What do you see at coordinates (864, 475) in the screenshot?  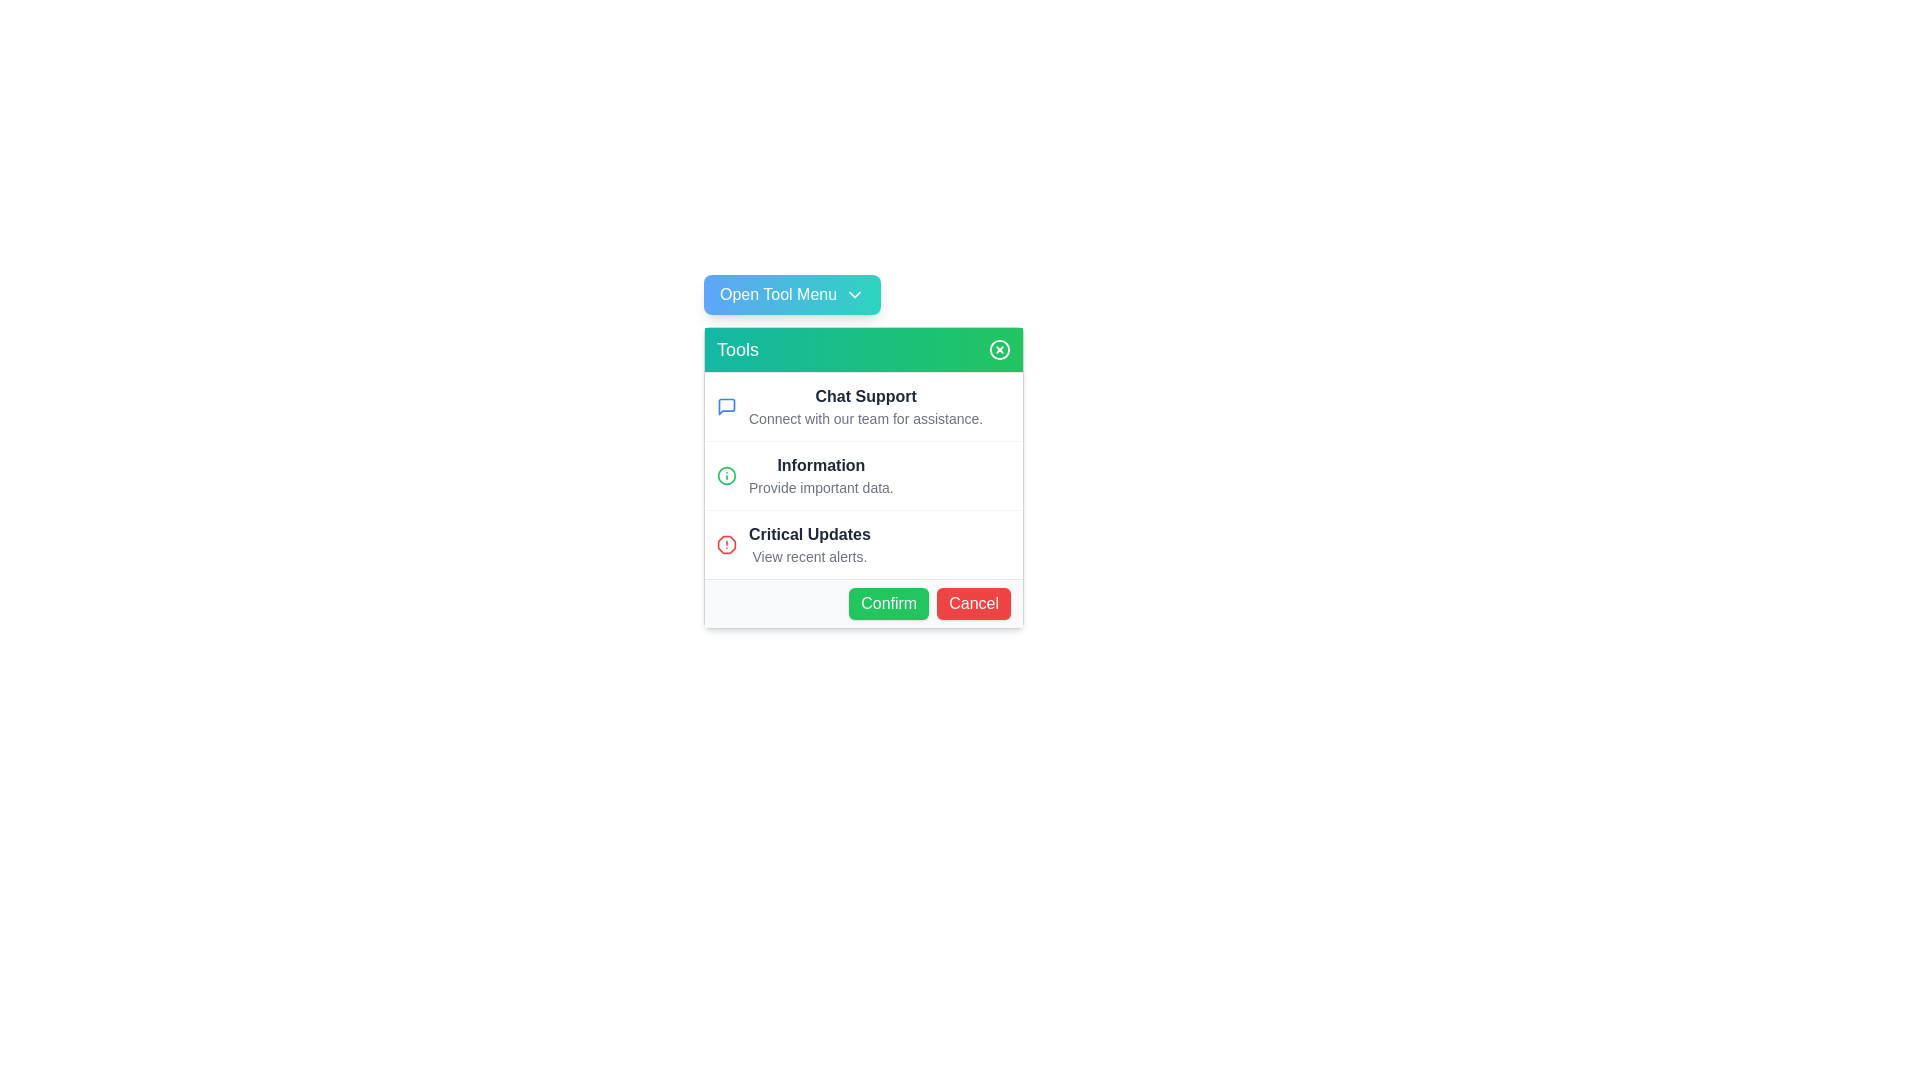 I see `the list item labeled 'Information' which features a green circular icon with an 'i' and includes a bold header and a subheader` at bounding box center [864, 475].